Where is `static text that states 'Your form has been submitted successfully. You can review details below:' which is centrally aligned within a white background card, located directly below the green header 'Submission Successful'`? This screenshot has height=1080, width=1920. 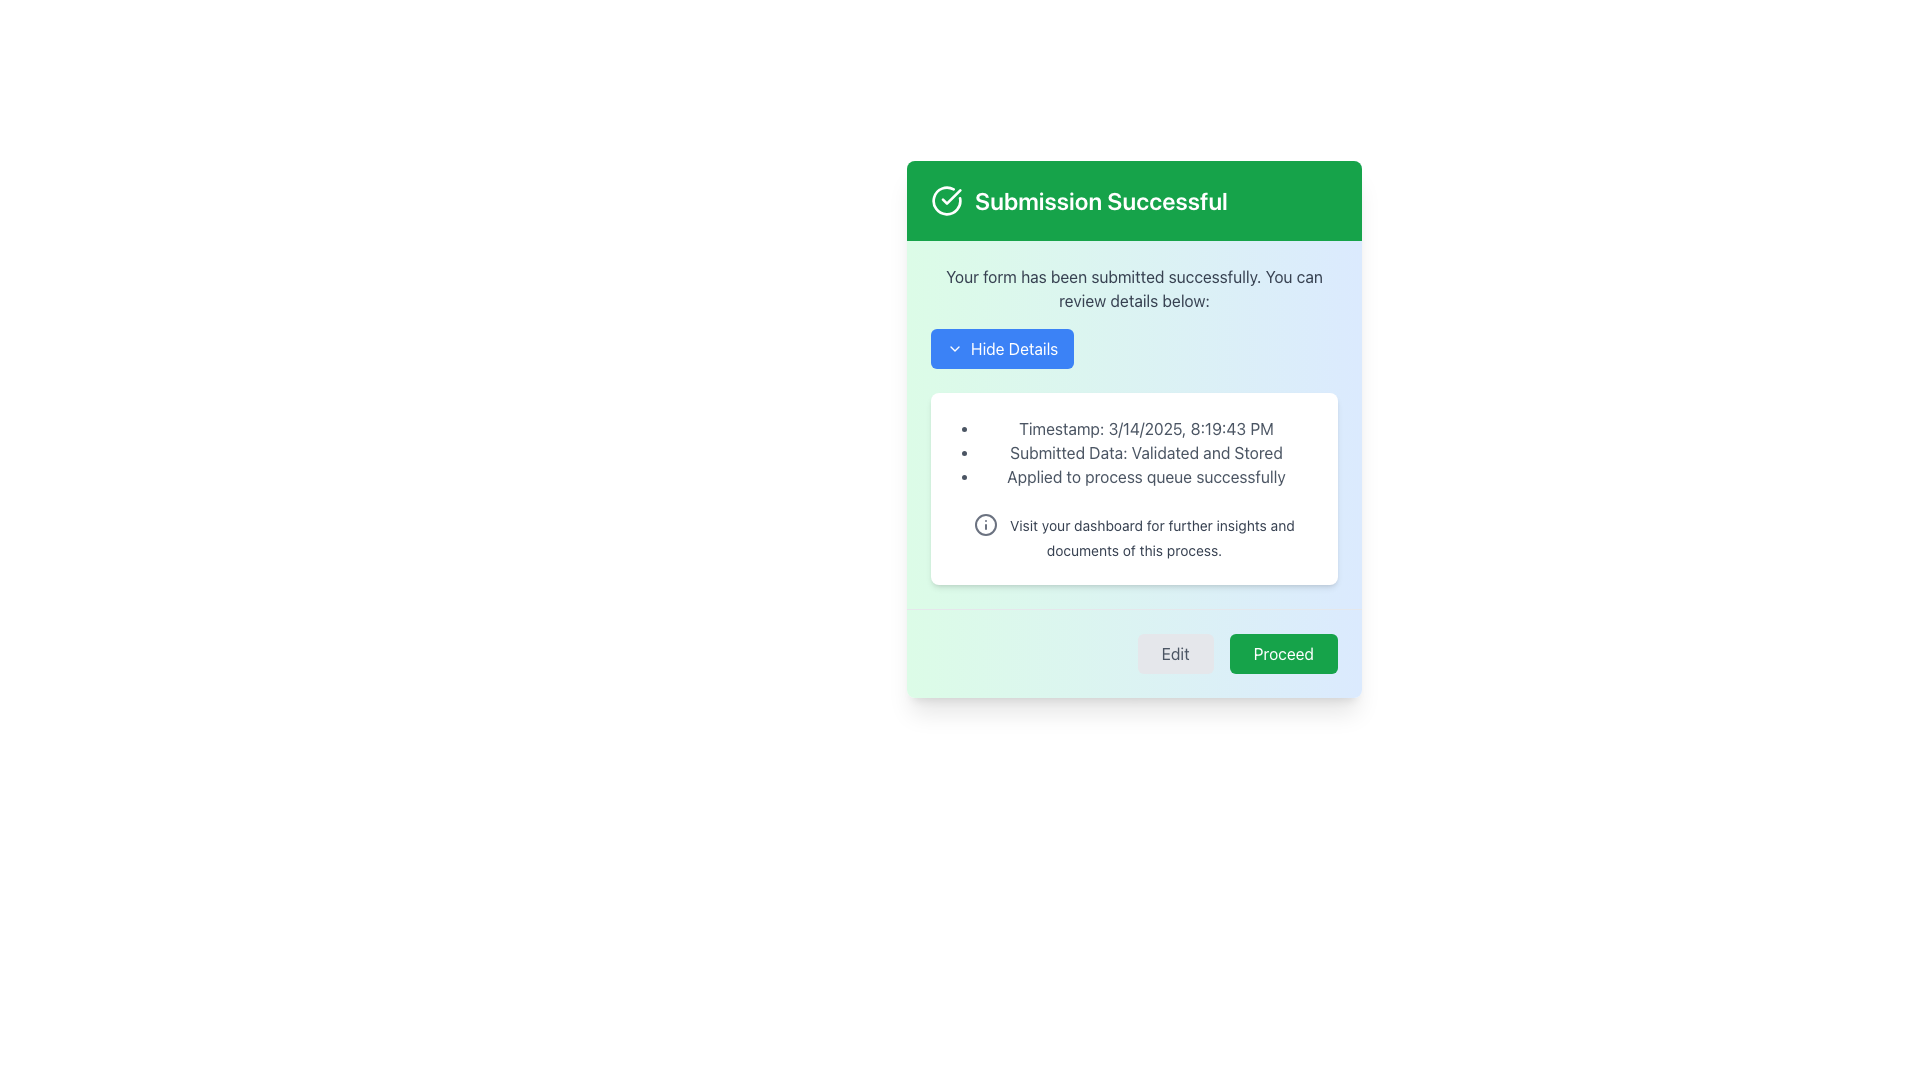
static text that states 'Your form has been submitted successfully. You can review details below:' which is centrally aligned within a white background card, located directly below the green header 'Submission Successful' is located at coordinates (1134, 289).